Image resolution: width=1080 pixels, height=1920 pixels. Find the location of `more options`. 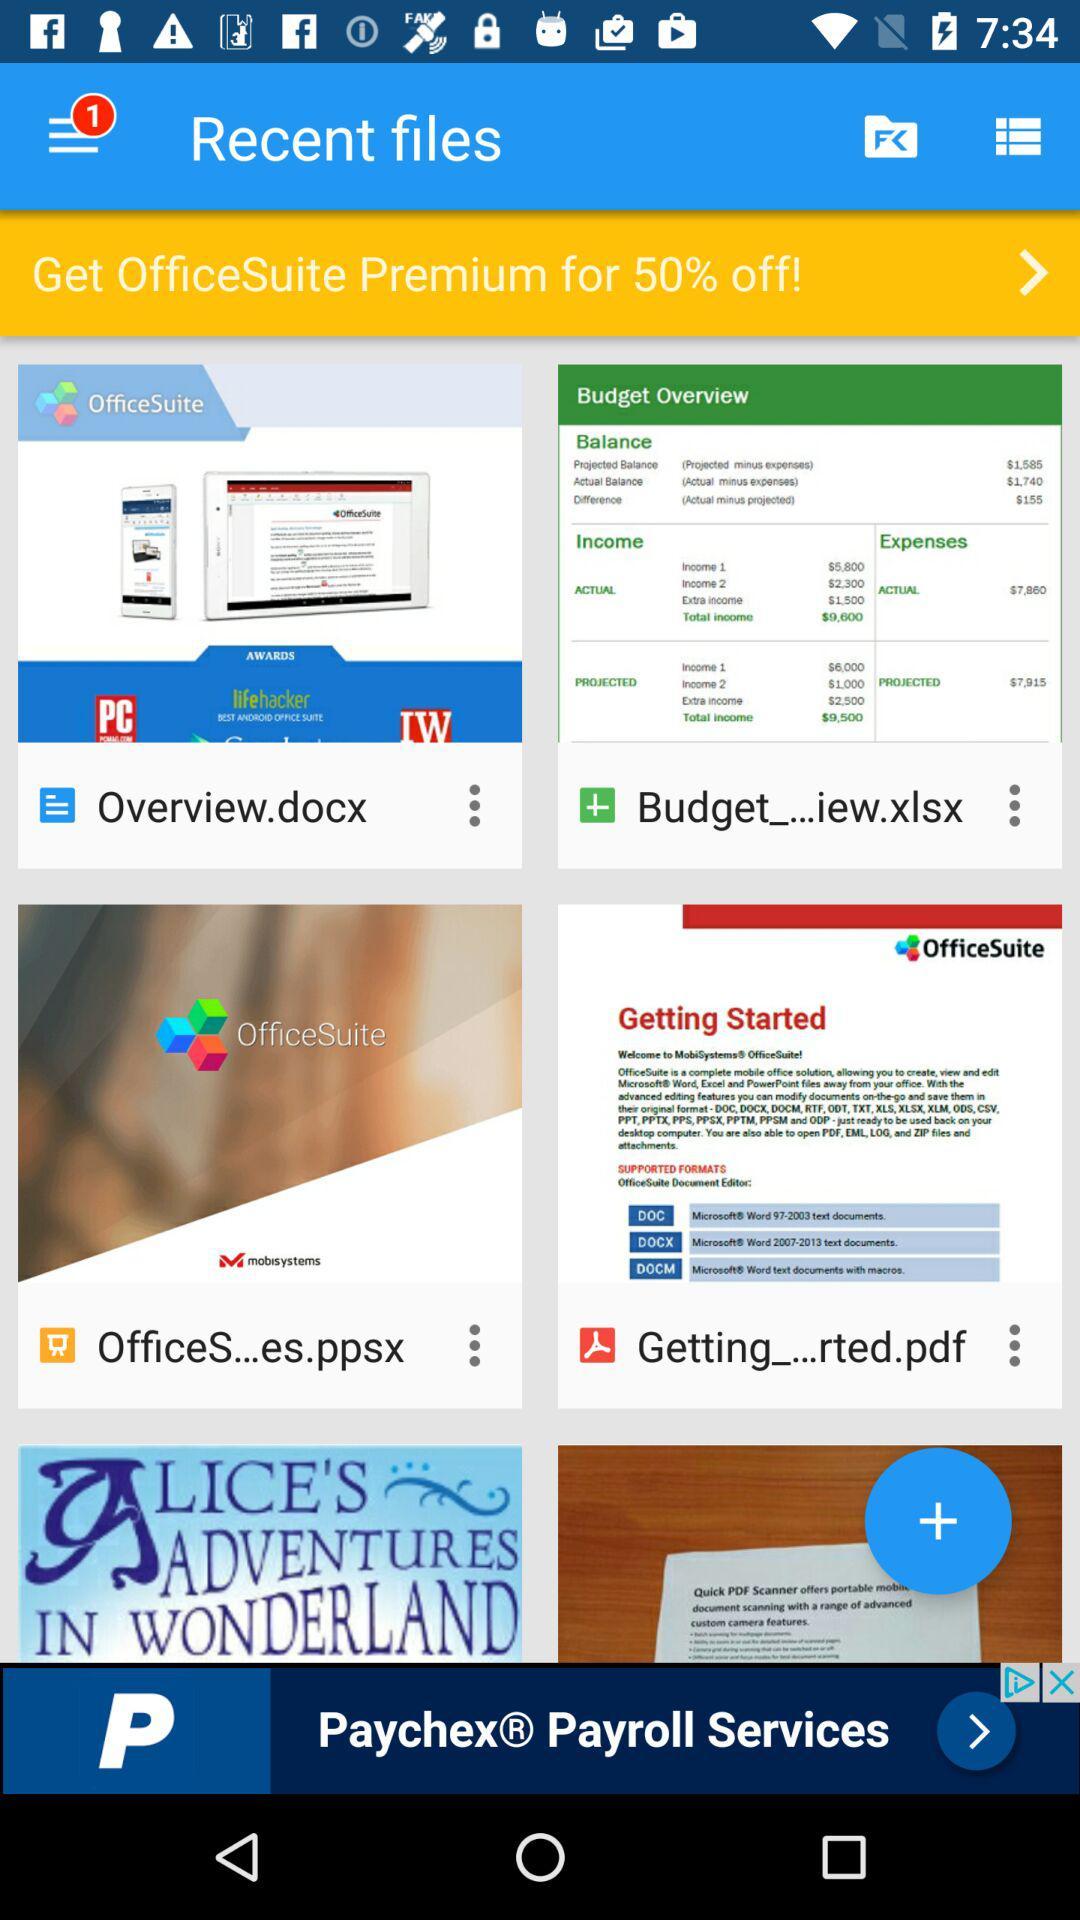

more options is located at coordinates (474, 805).